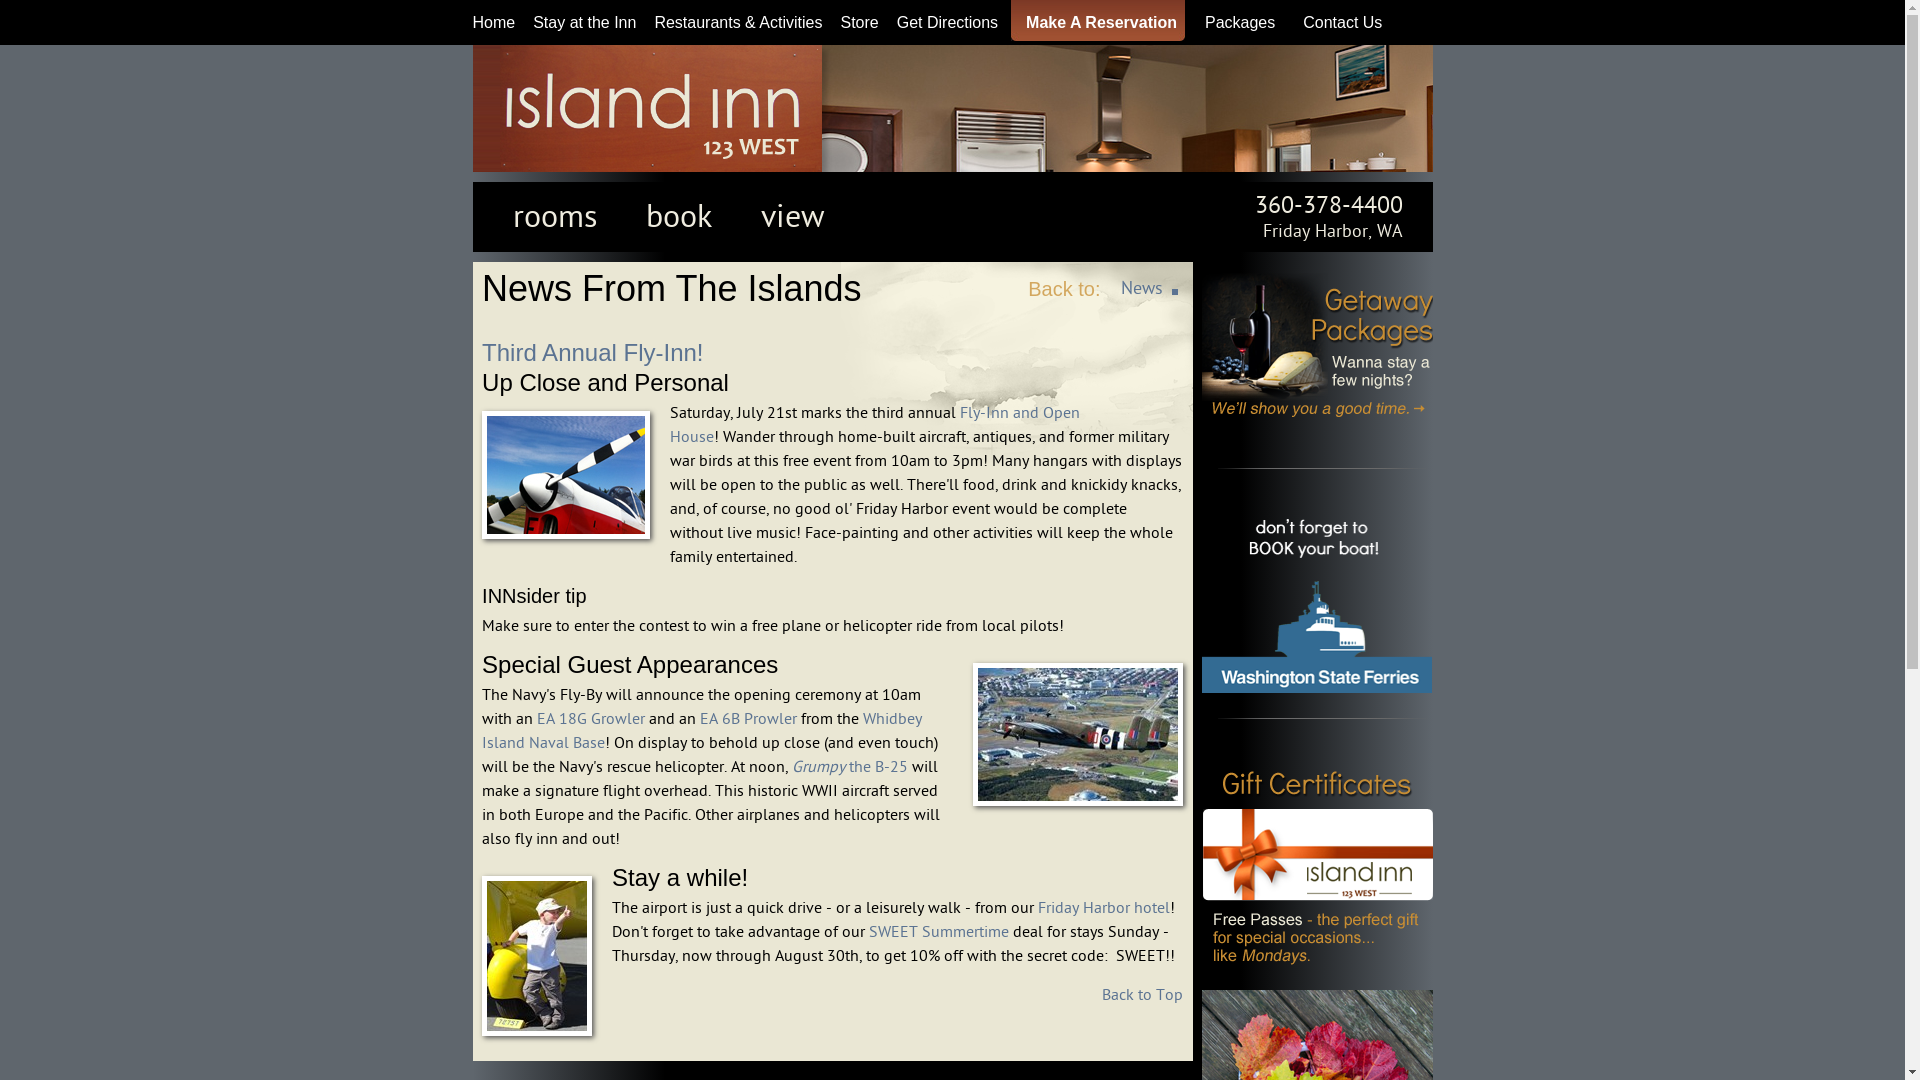  What do you see at coordinates (1141, 288) in the screenshot?
I see `'News'` at bounding box center [1141, 288].